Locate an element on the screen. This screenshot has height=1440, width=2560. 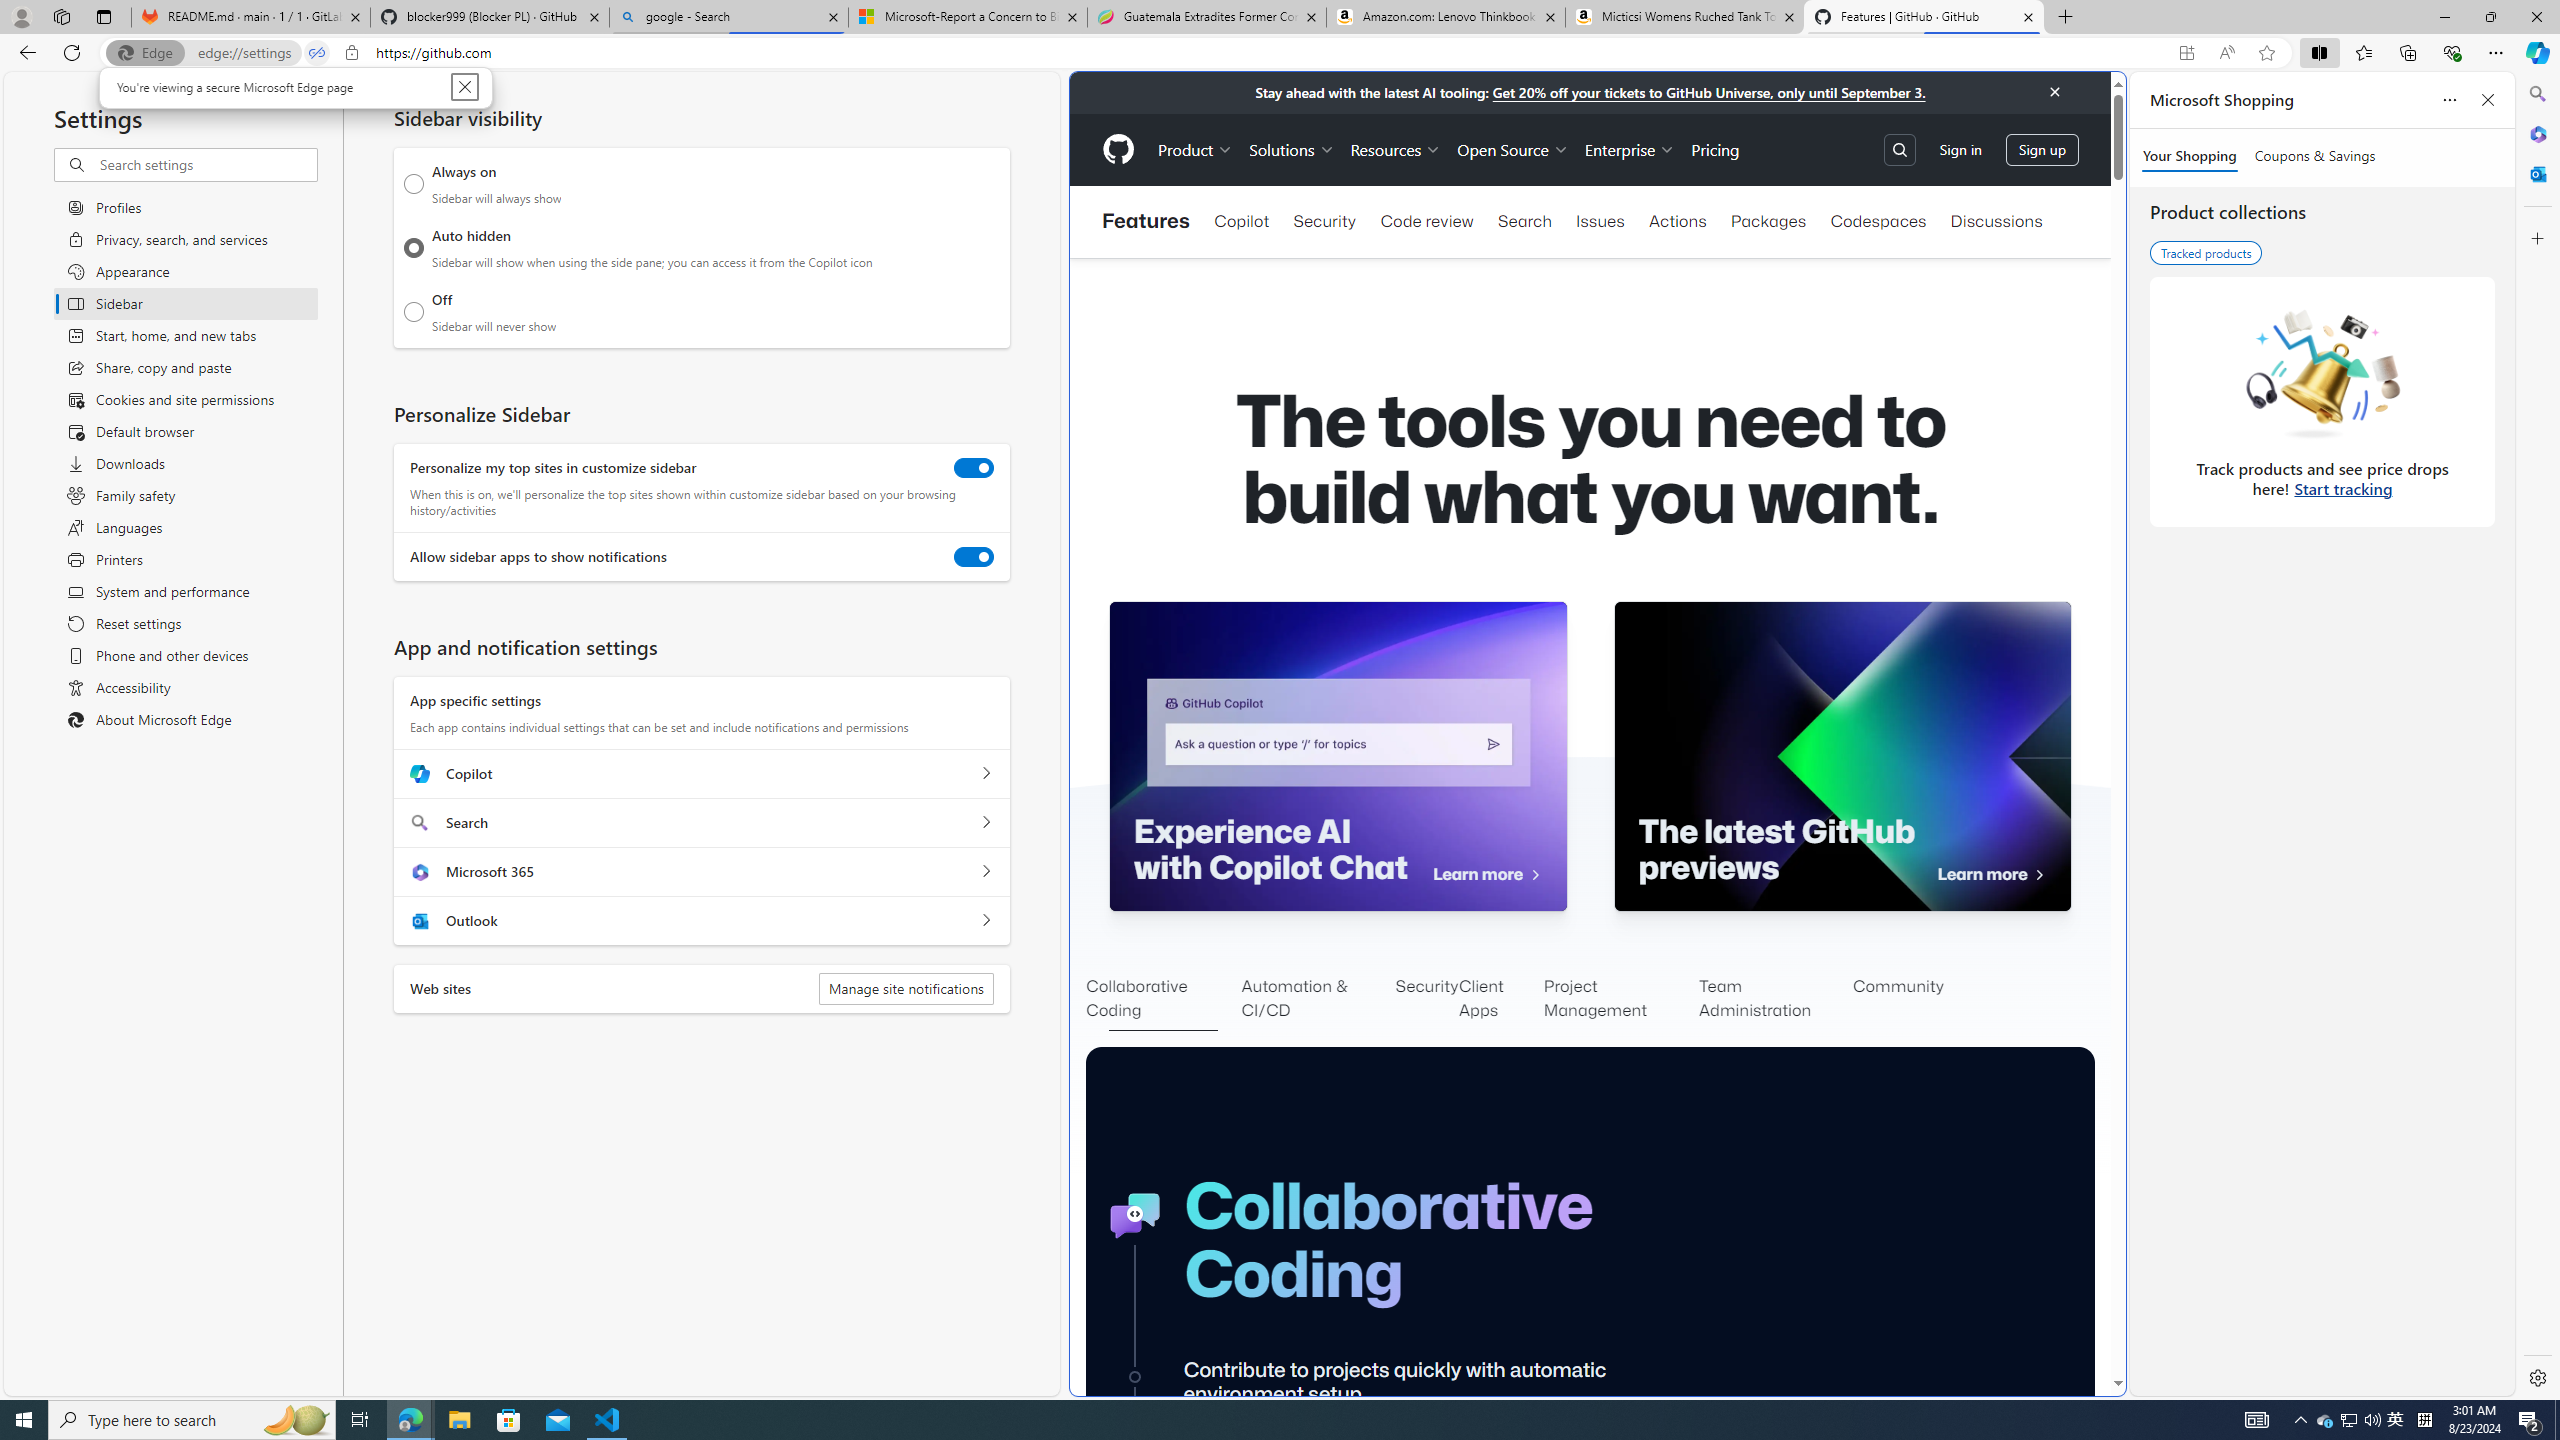
'Microsoft Store' is located at coordinates (509, 1418).